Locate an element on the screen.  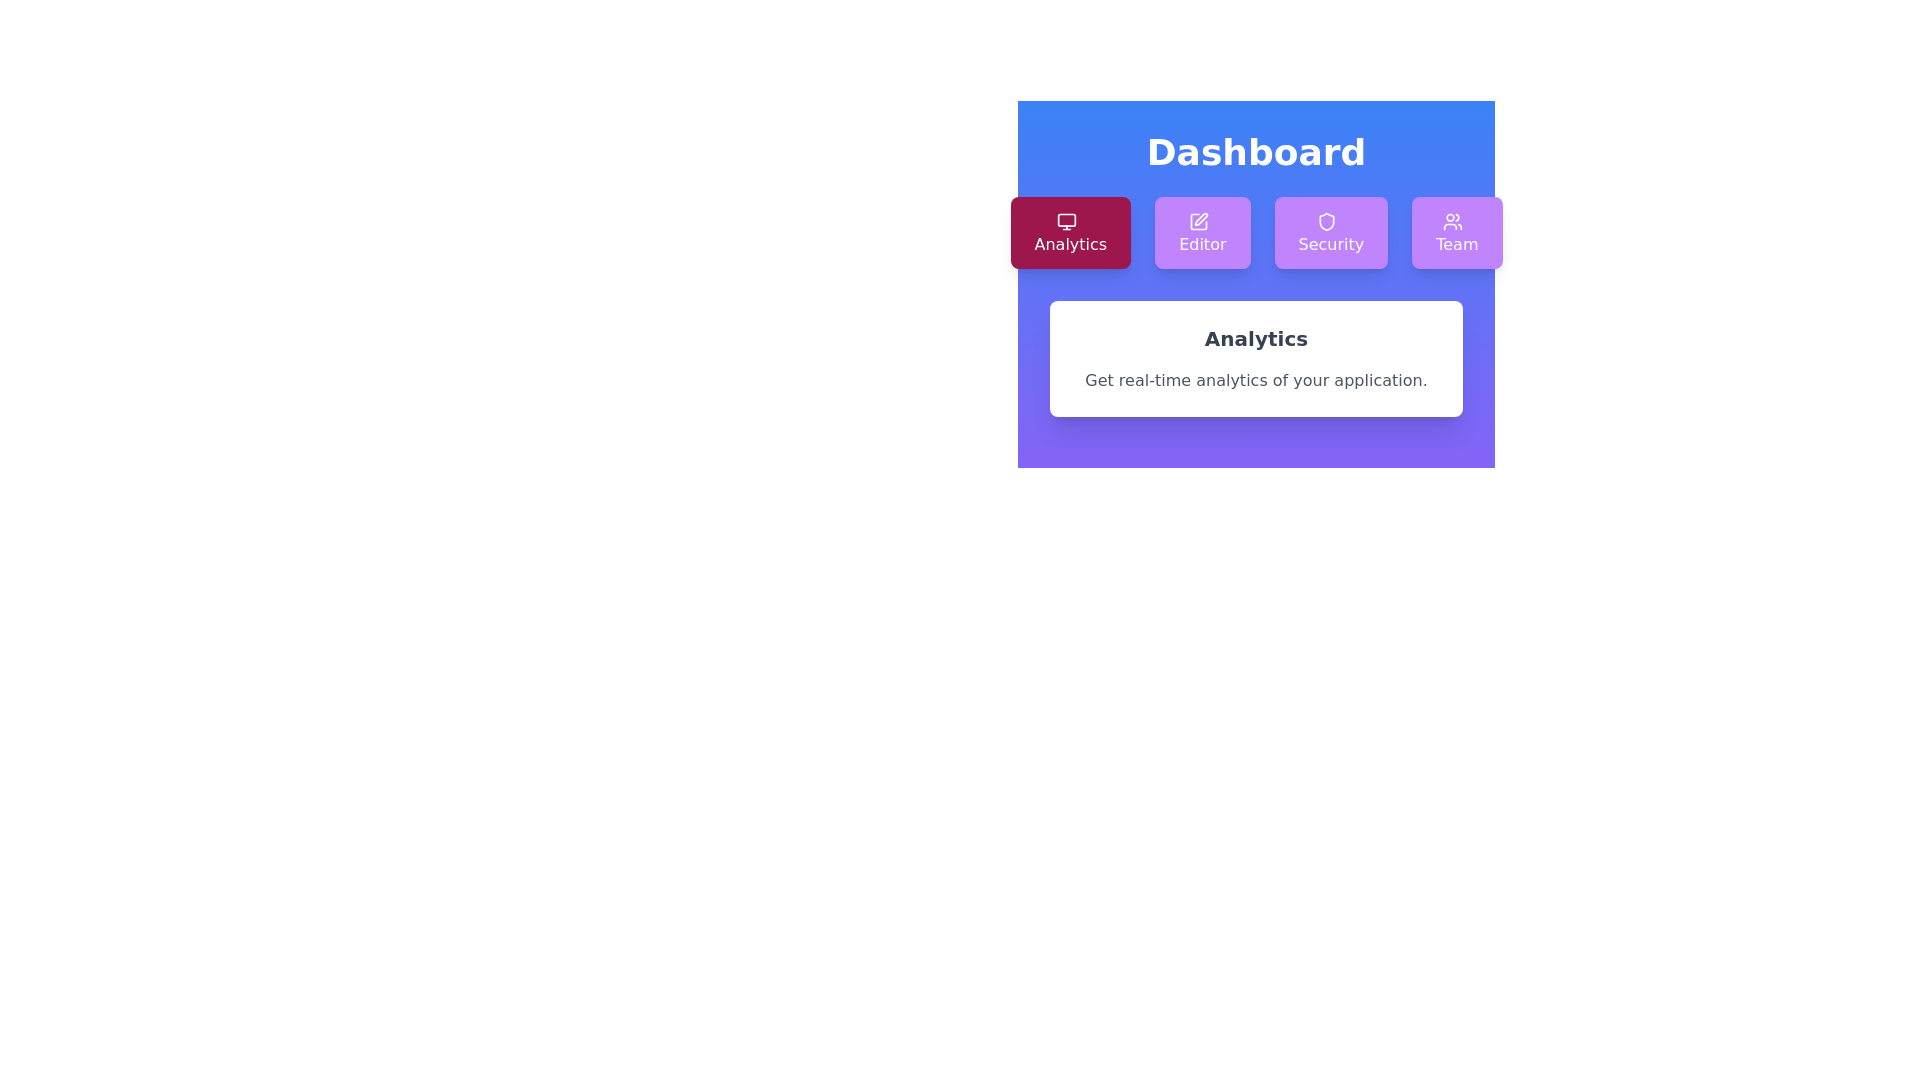
the Security tab is located at coordinates (1331, 231).